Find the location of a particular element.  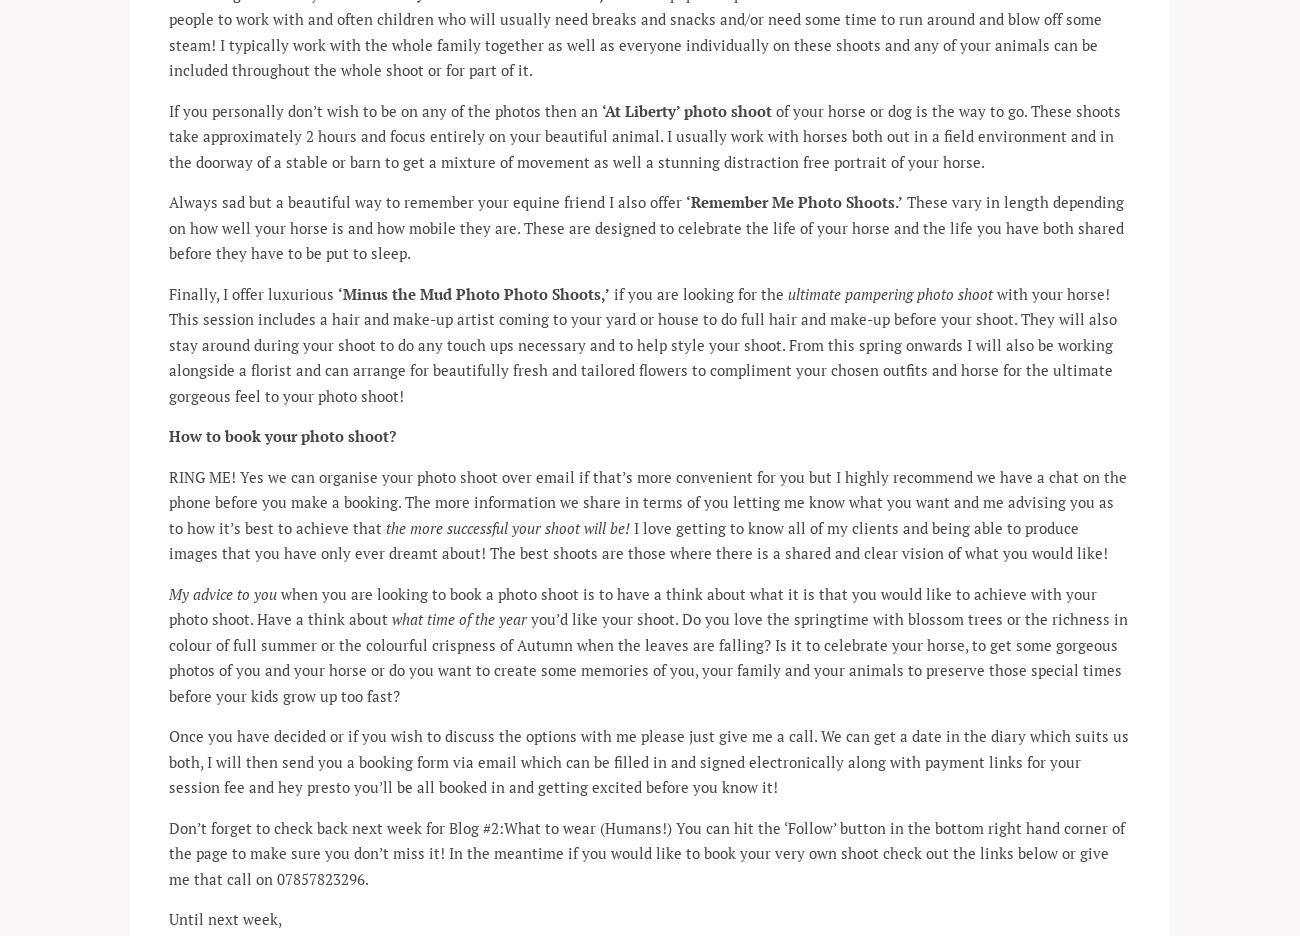

'you’d like your shoot. Do you love the springtime with blossom trees or the richness in colour of full summer or the colourful crispness of Autumn when the leaves are falling? Is it to celebrate your horse, to get some gorgeous photos of you and your horse or do you want to create some memories of you, your family and your animals to preserve those special times before your kids grow up too fast?' is located at coordinates (648, 655).